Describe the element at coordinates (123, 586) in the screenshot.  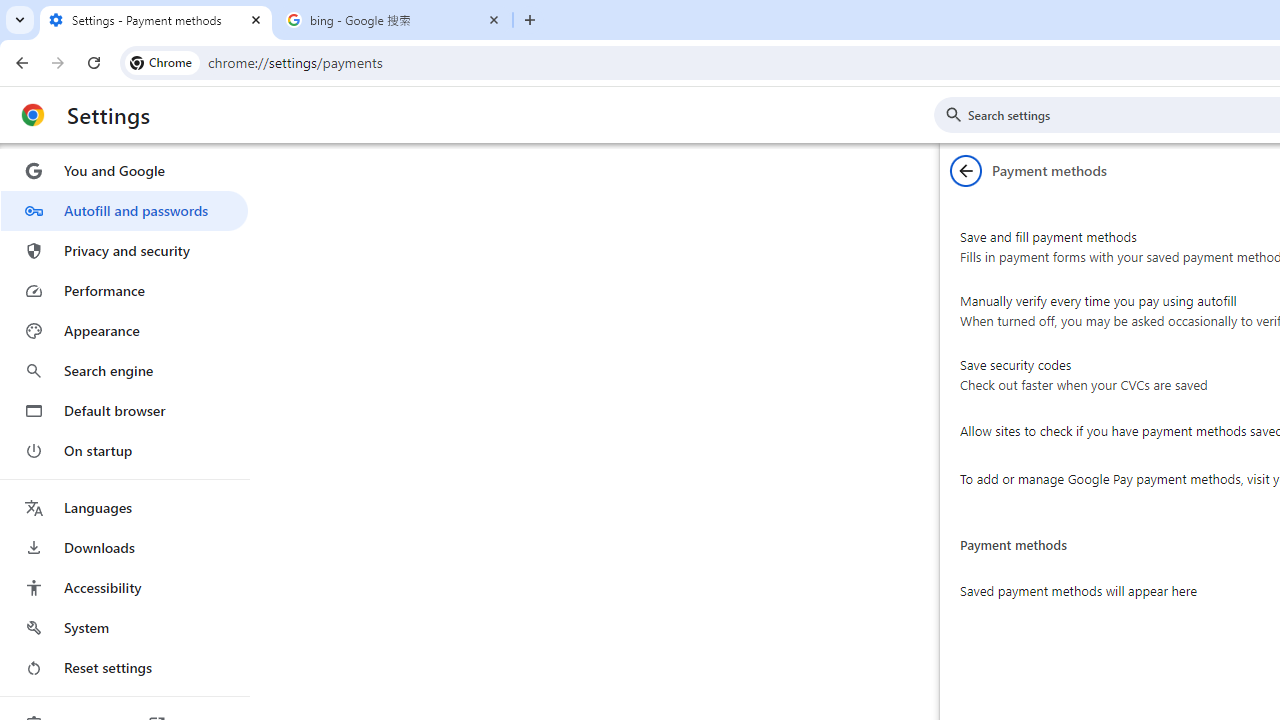
I see `'Accessibility'` at that location.